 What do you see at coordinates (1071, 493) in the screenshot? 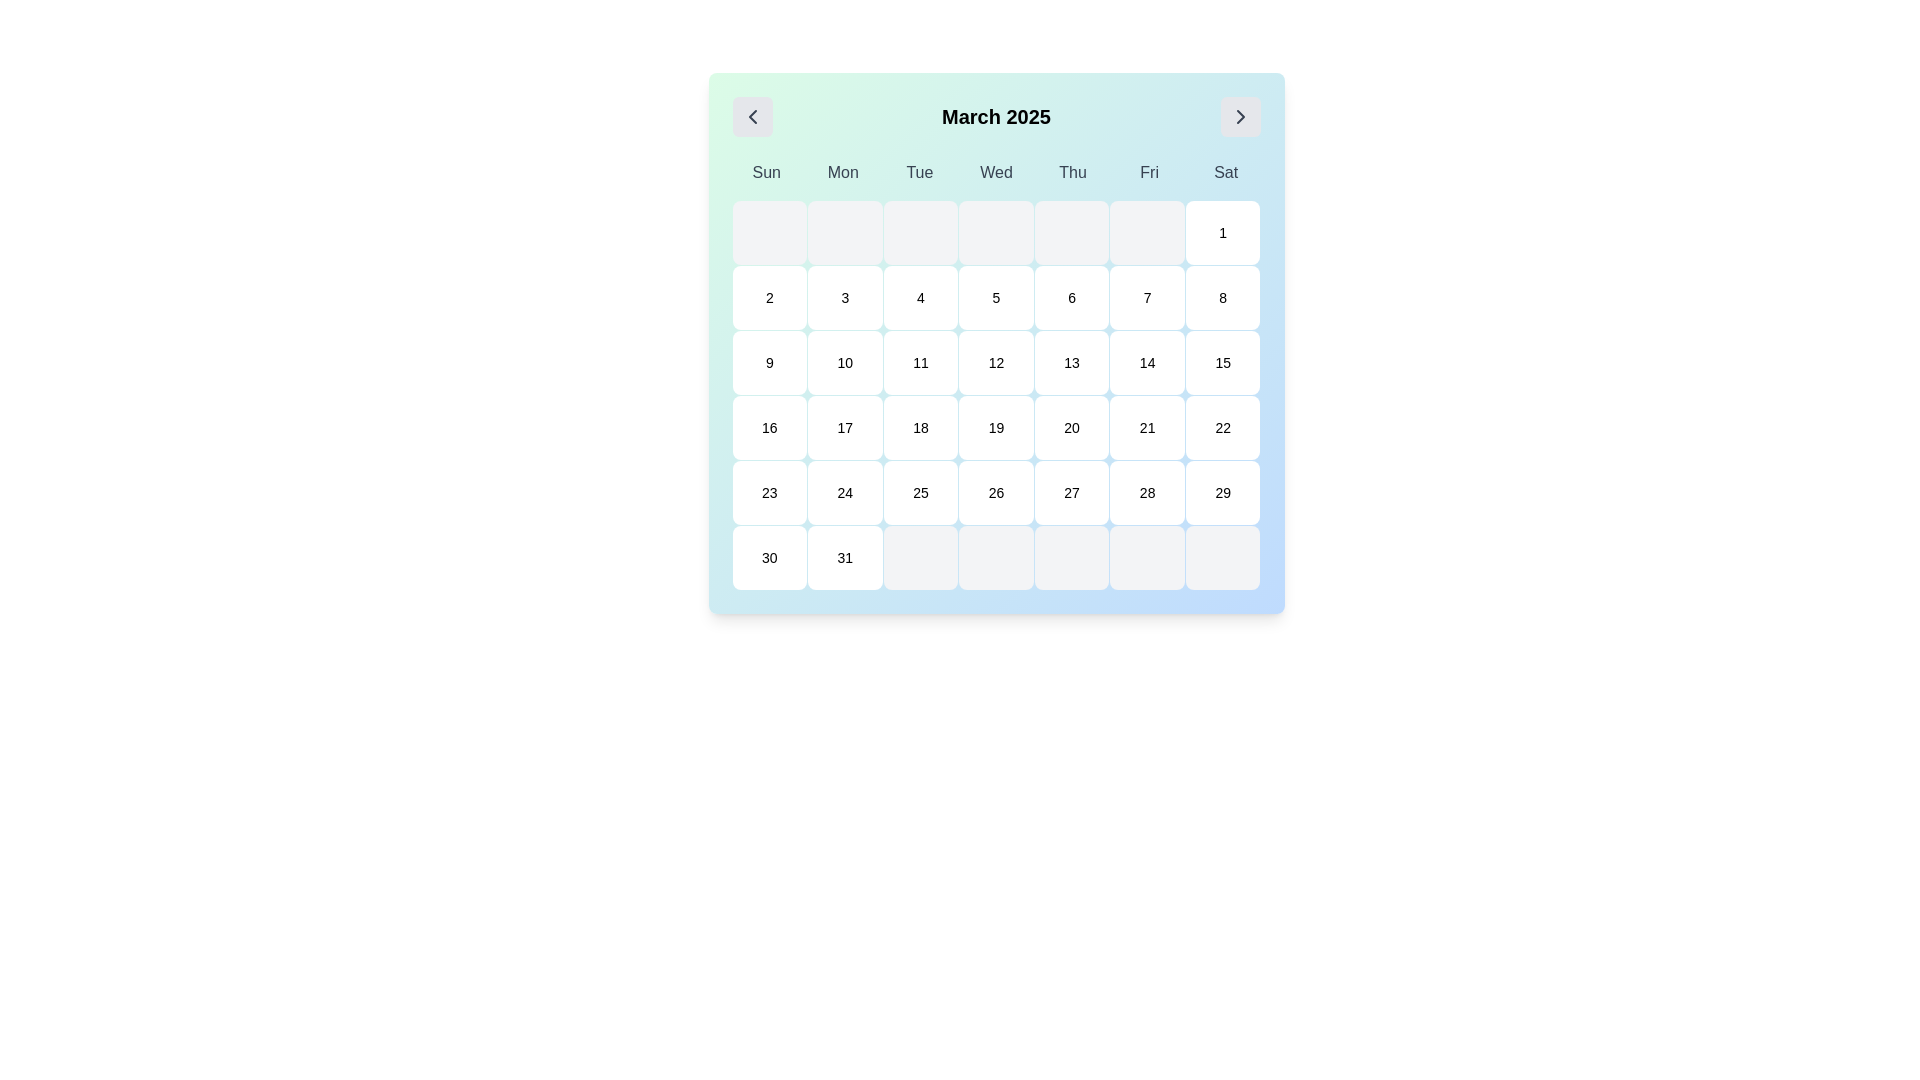
I see `the button displaying the date '27' in the March 2025 calendar` at bounding box center [1071, 493].